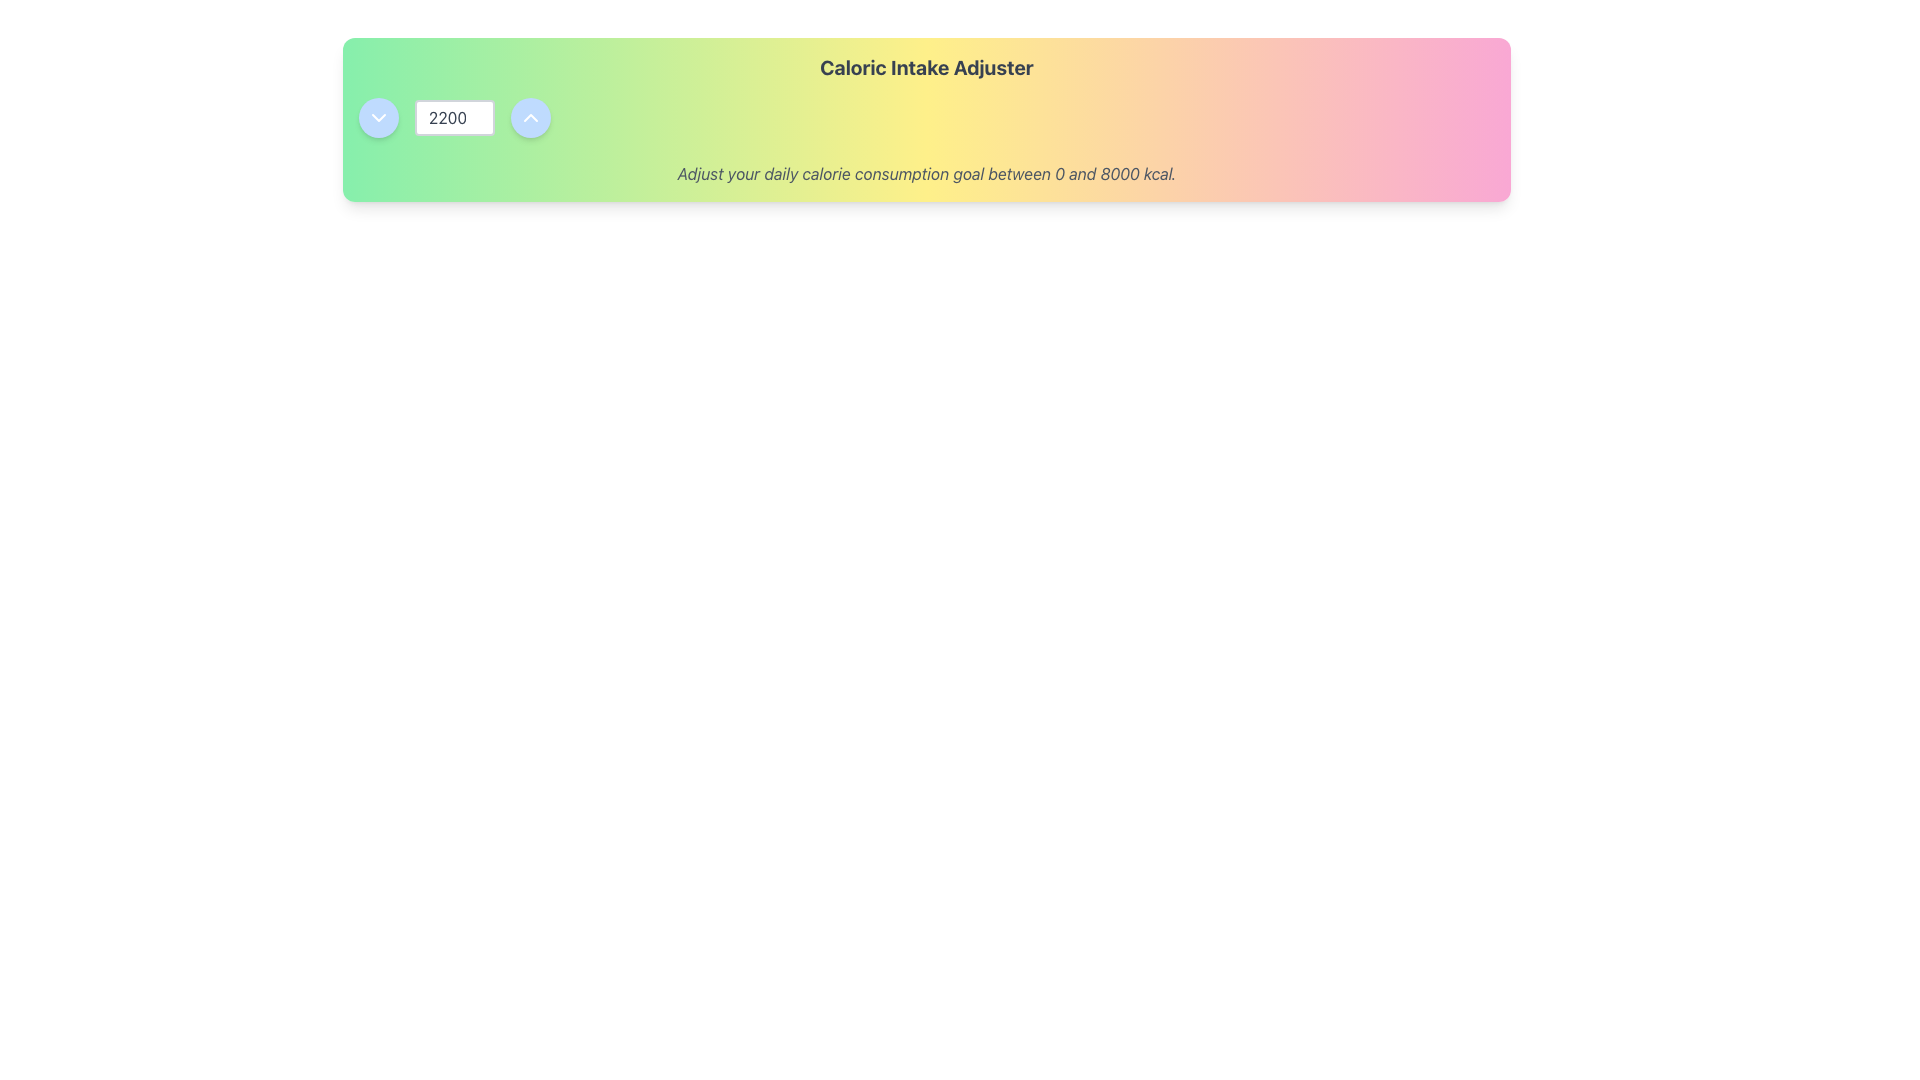 The height and width of the screenshot is (1080, 1920). What do you see at coordinates (531, 118) in the screenshot?
I see `the blue circular button with an upward-pointing white arrow to increment the value displayed in the adjacent white box` at bounding box center [531, 118].